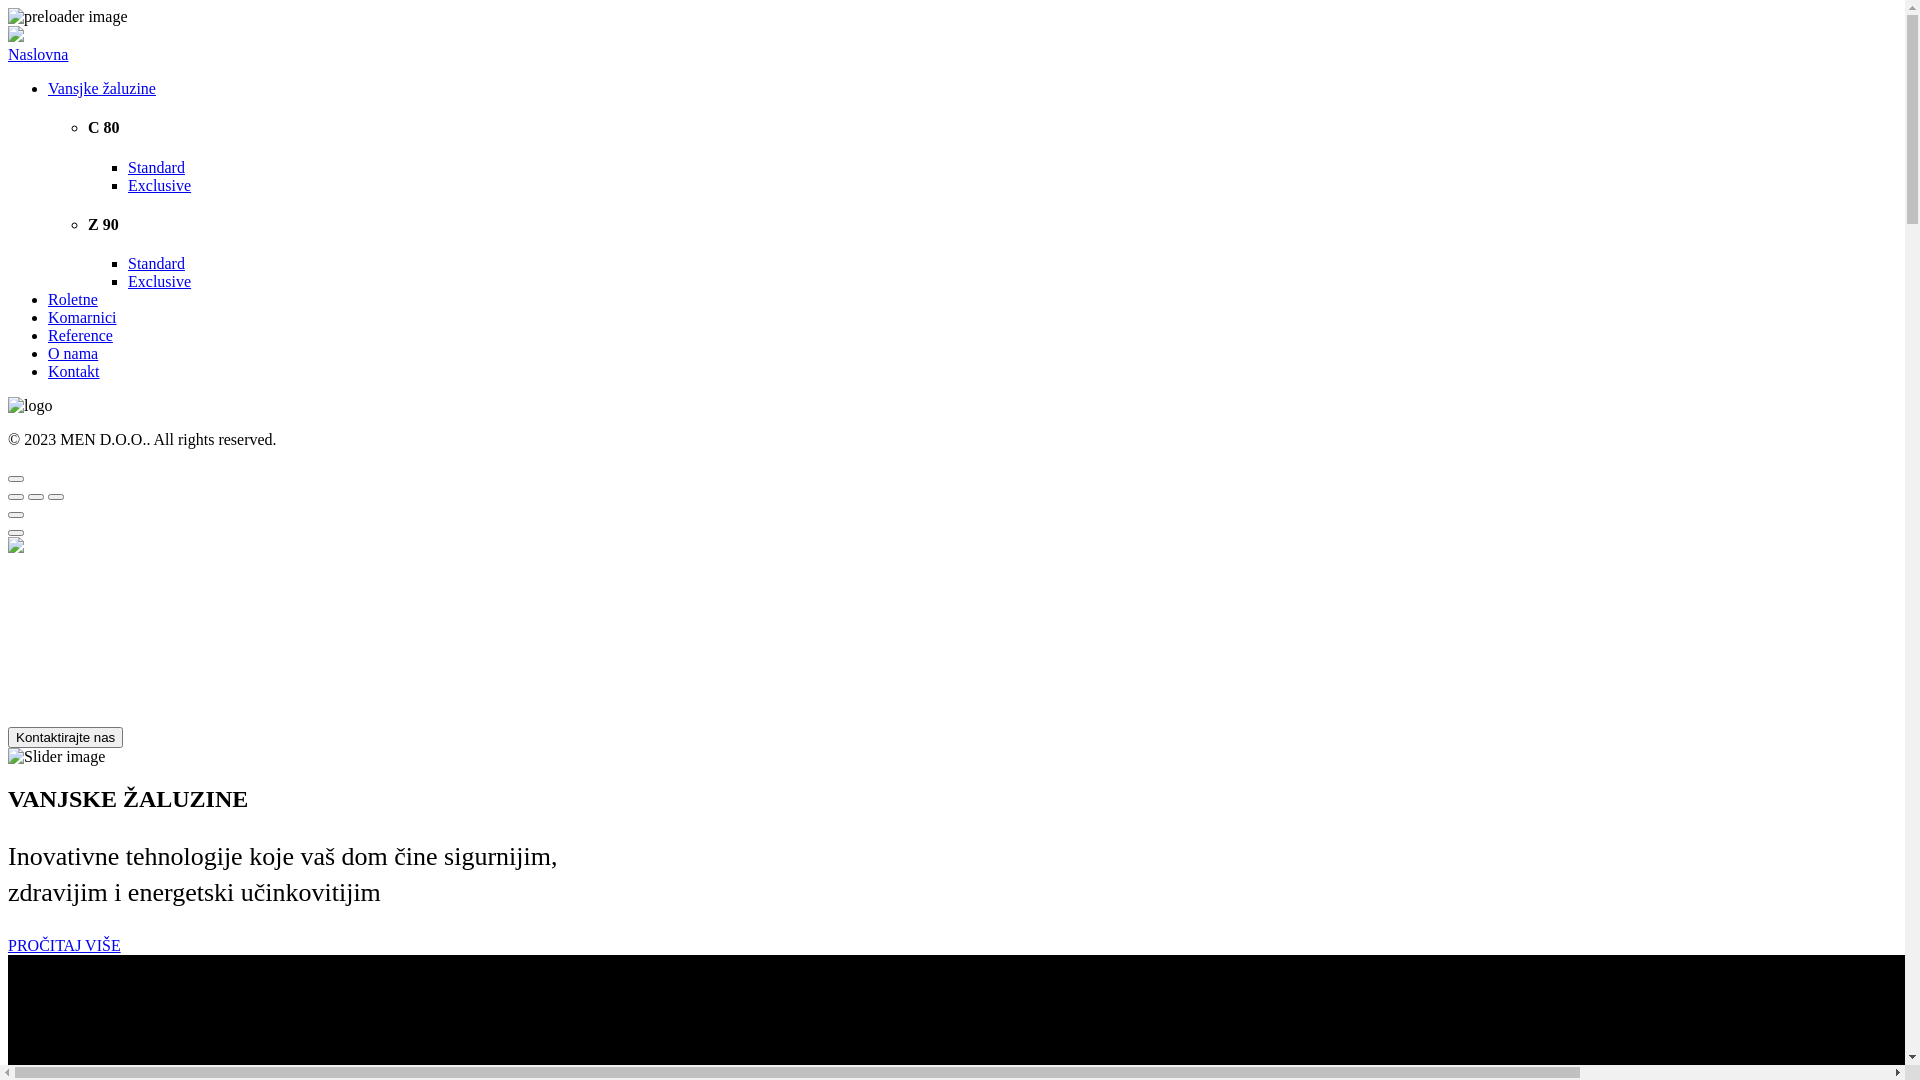 This screenshot has width=1920, height=1080. What do you see at coordinates (38, 53) in the screenshot?
I see `'Naslovna'` at bounding box center [38, 53].